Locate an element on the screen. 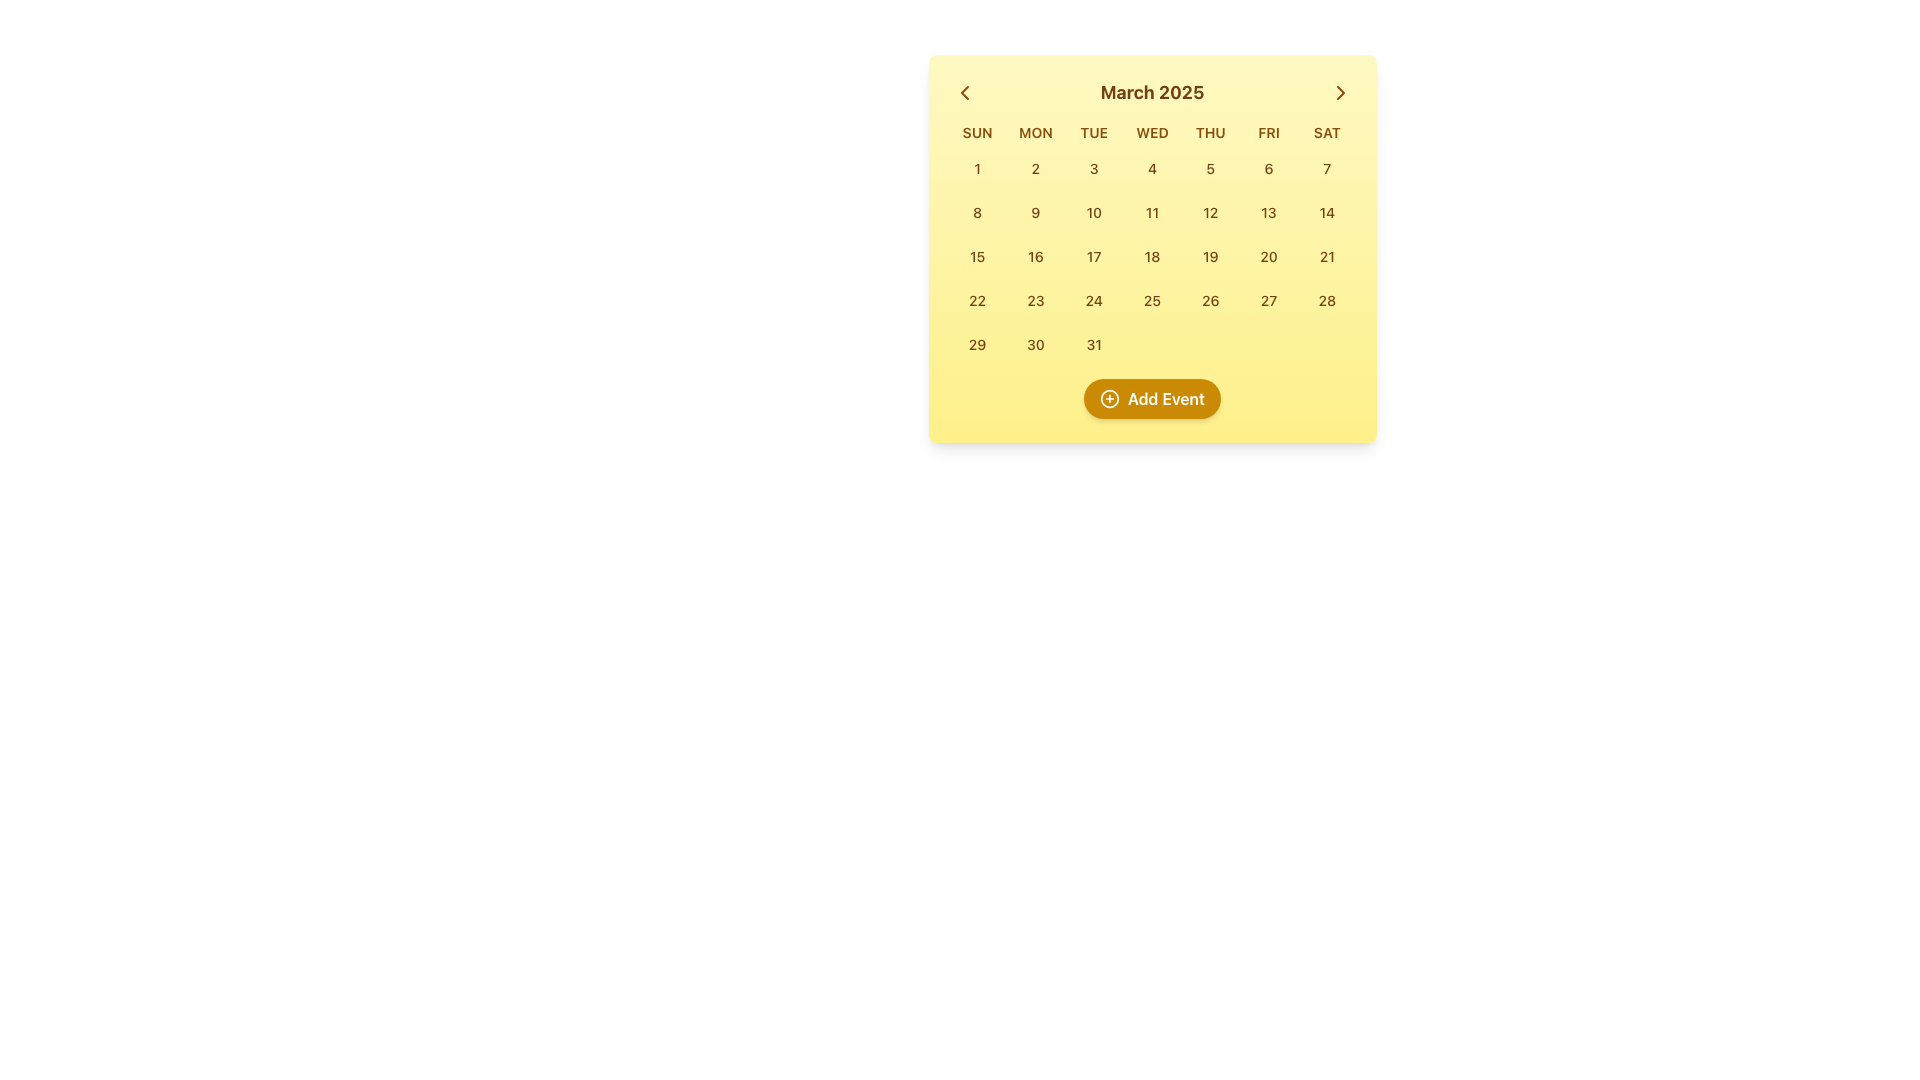  the calendar date cell representing the 15th day of the month is located at coordinates (977, 256).